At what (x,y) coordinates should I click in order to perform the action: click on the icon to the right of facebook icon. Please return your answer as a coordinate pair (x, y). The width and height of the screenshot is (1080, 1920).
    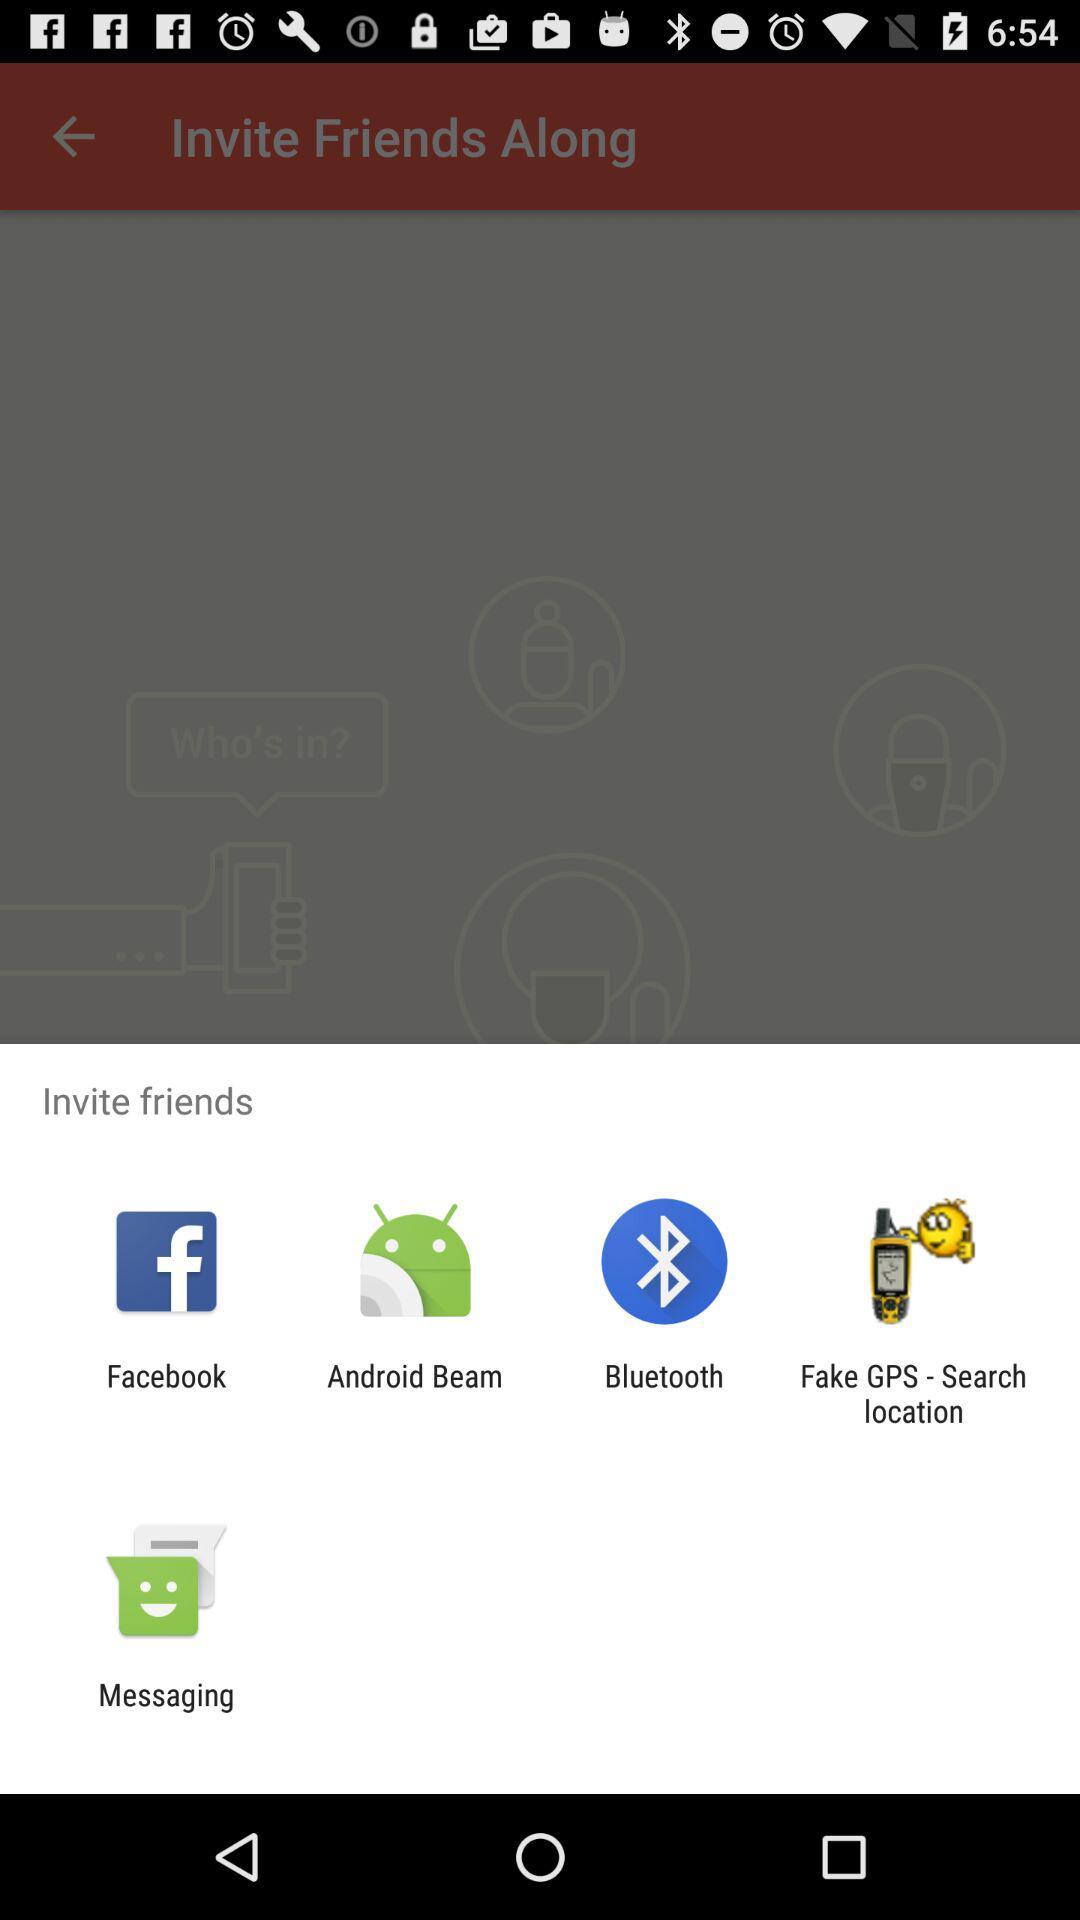
    Looking at the image, I should click on (414, 1392).